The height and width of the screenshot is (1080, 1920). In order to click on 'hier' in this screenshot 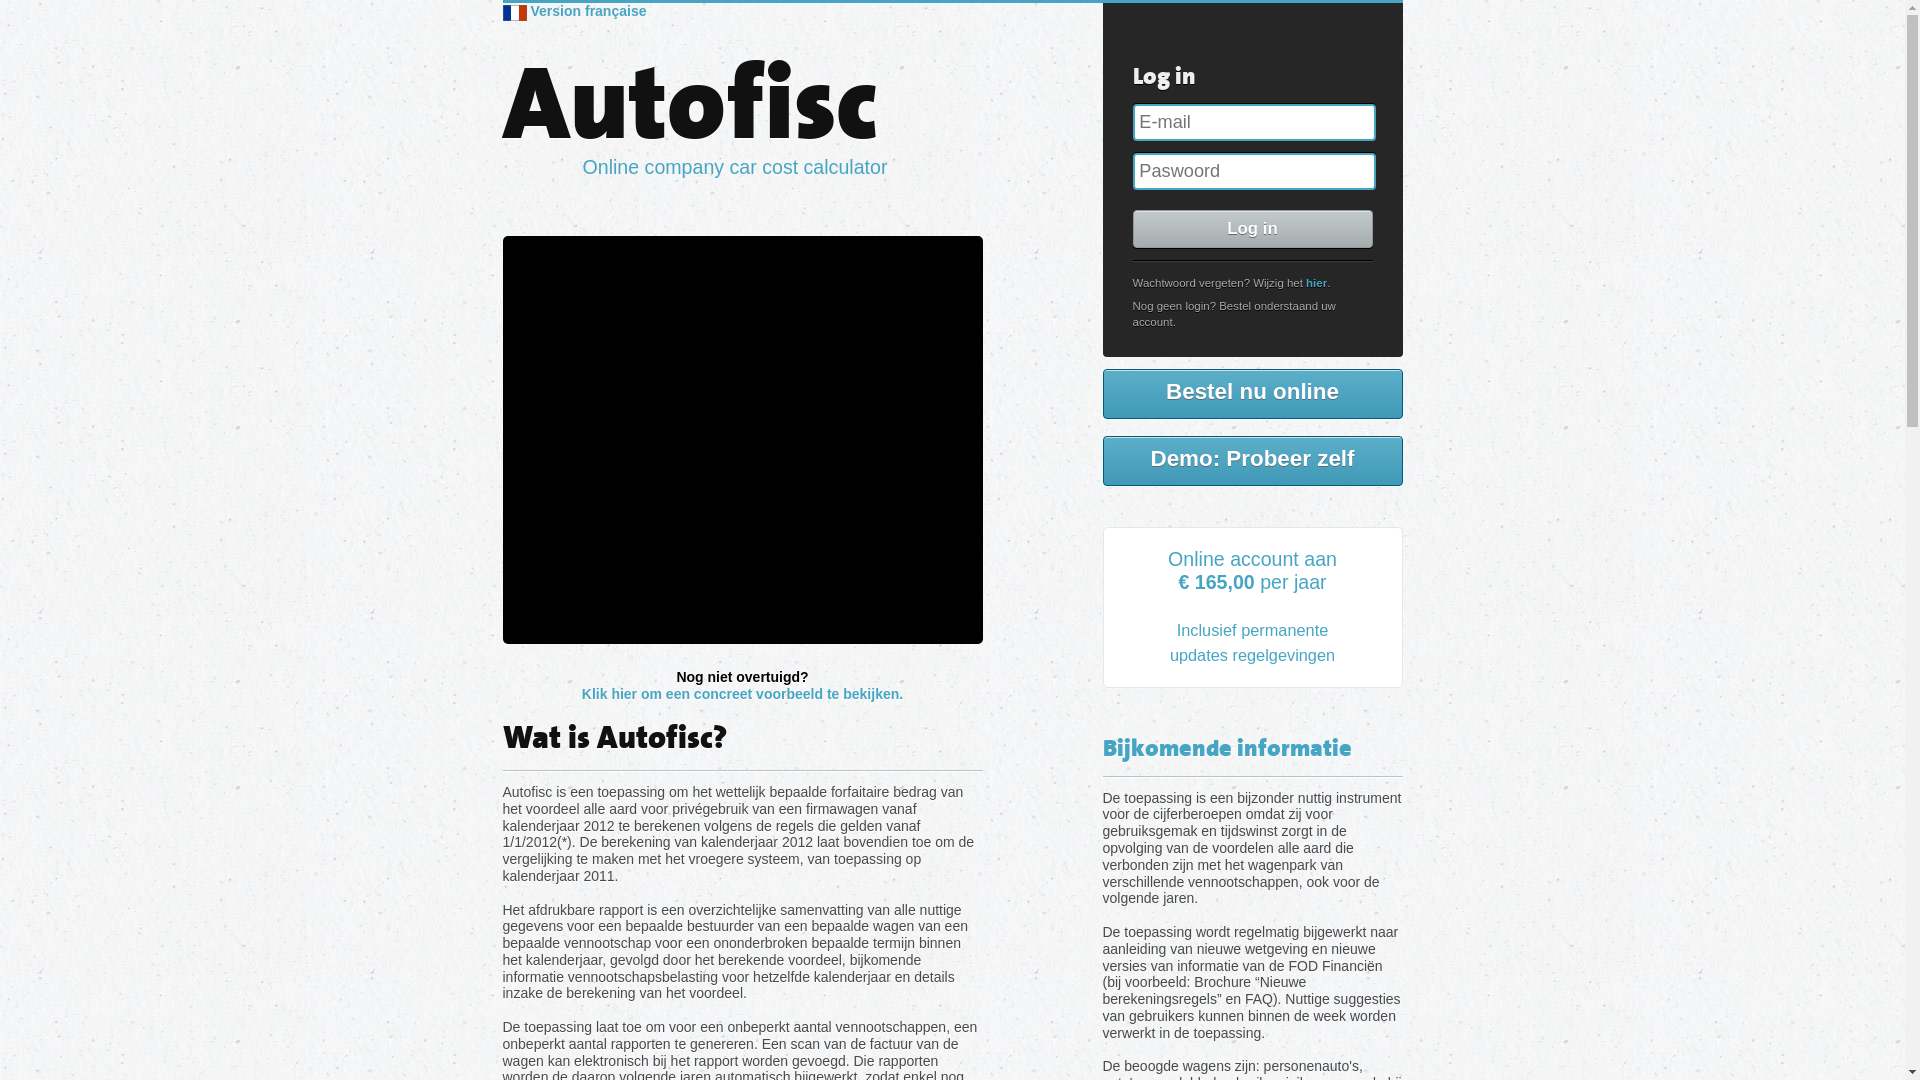, I will do `click(1305, 282)`.